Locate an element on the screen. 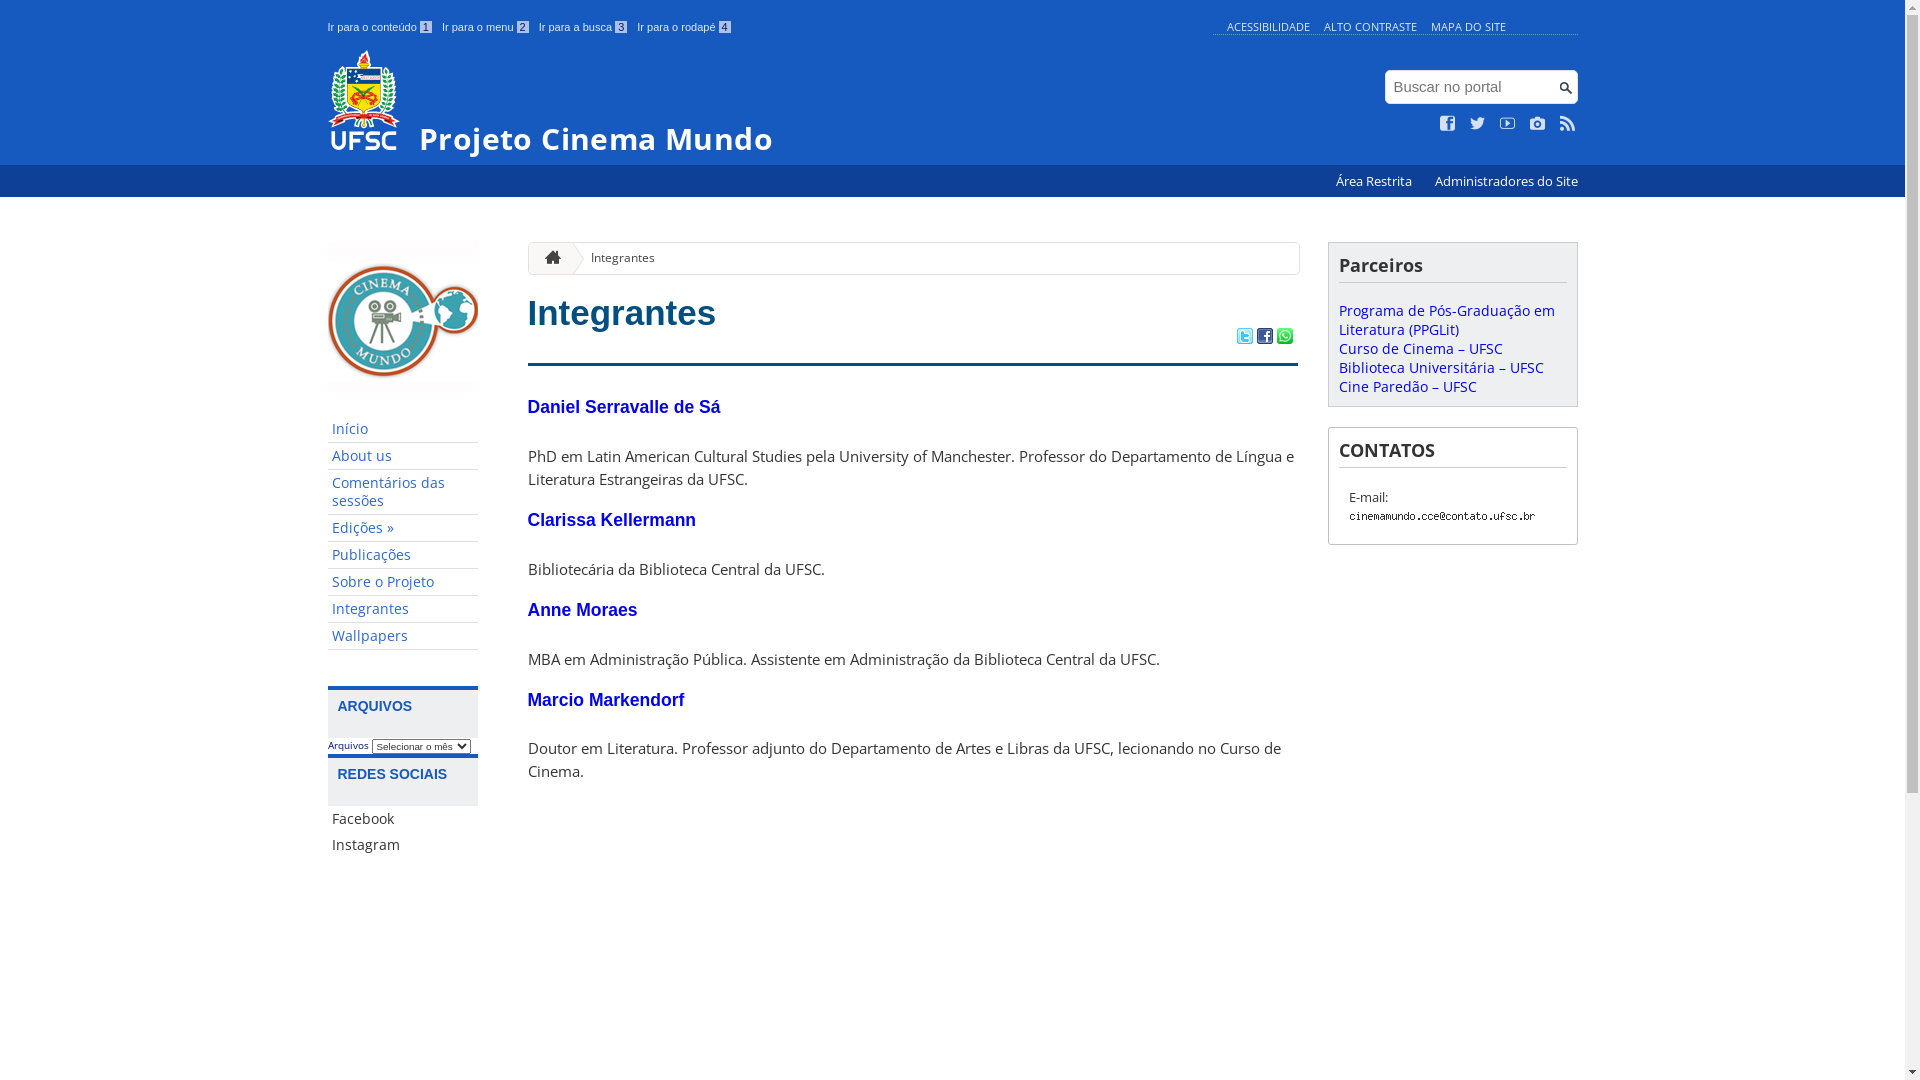 The image size is (1920, 1080). 'Siga no Twitter' is located at coordinates (1478, 123).